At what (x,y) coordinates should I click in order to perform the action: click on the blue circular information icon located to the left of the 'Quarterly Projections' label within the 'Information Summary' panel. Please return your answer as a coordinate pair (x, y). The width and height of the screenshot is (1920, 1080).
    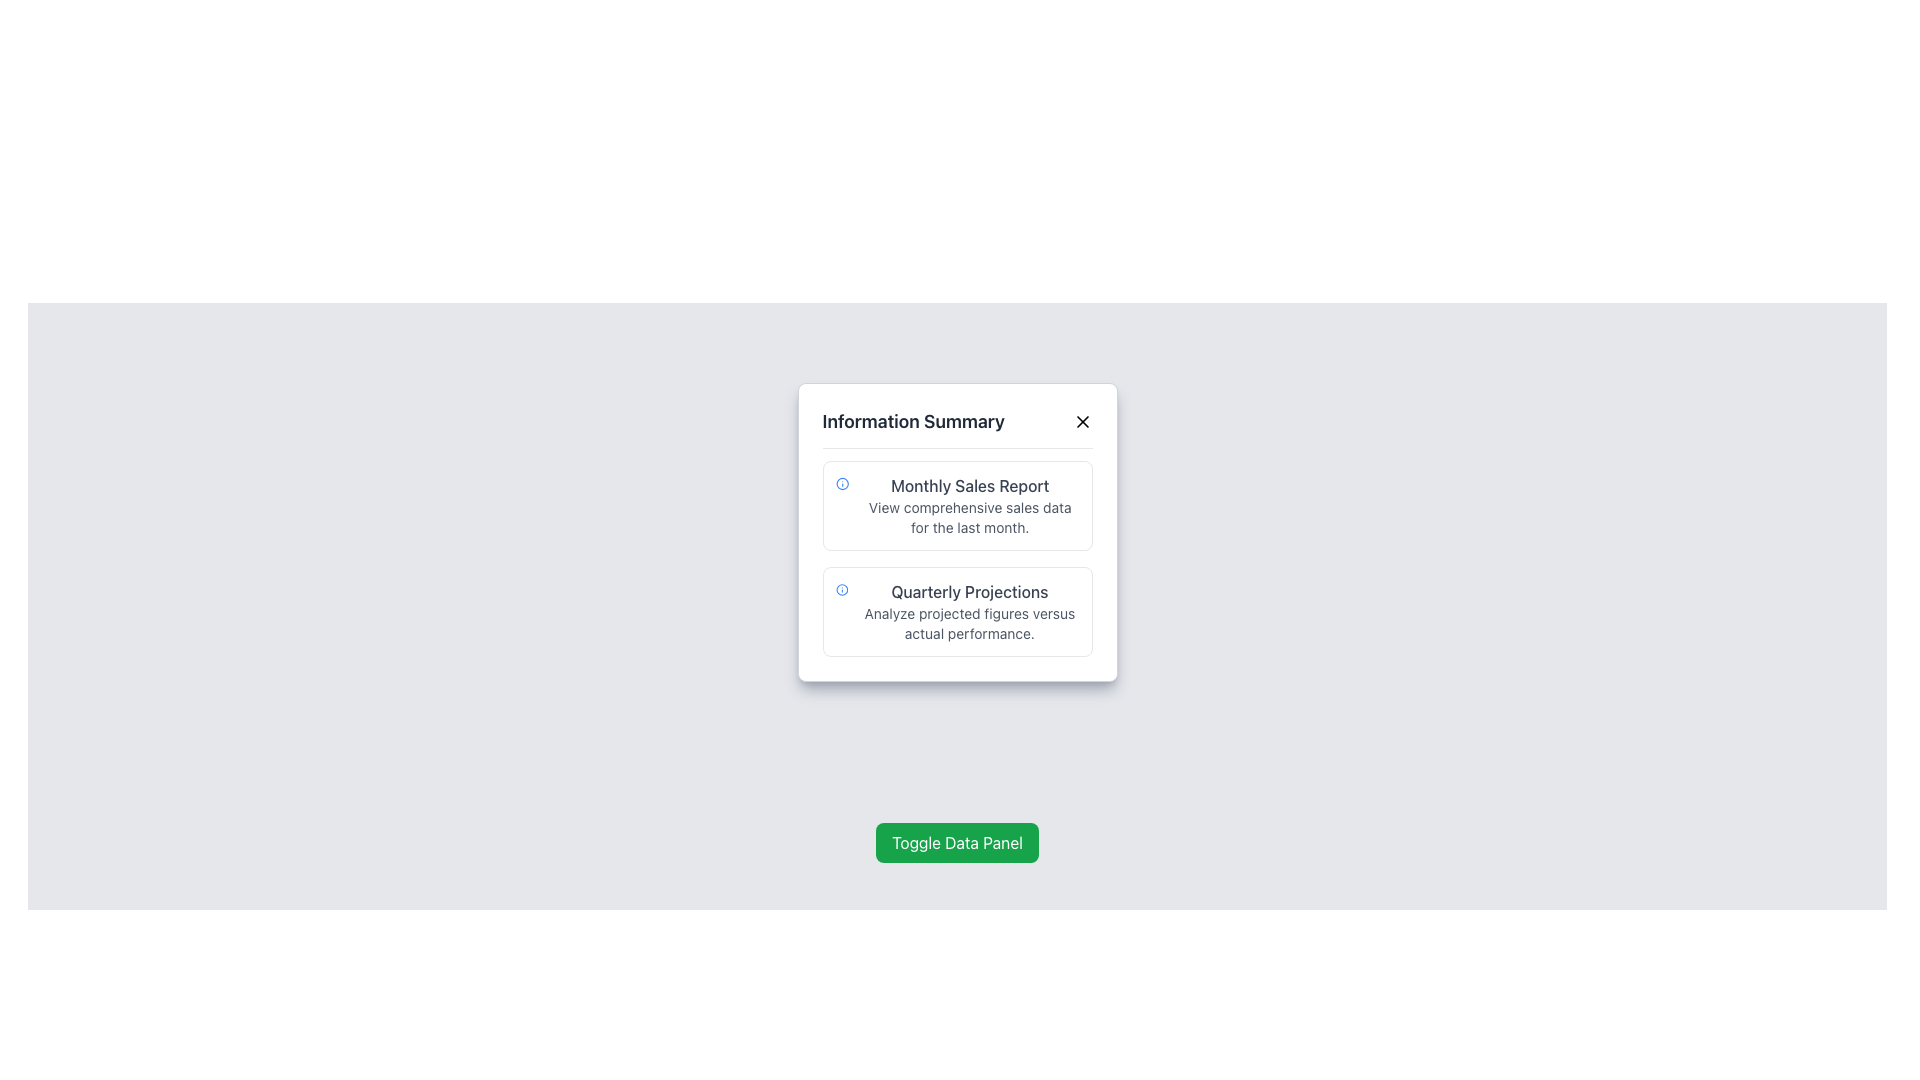
    Looking at the image, I should click on (841, 589).